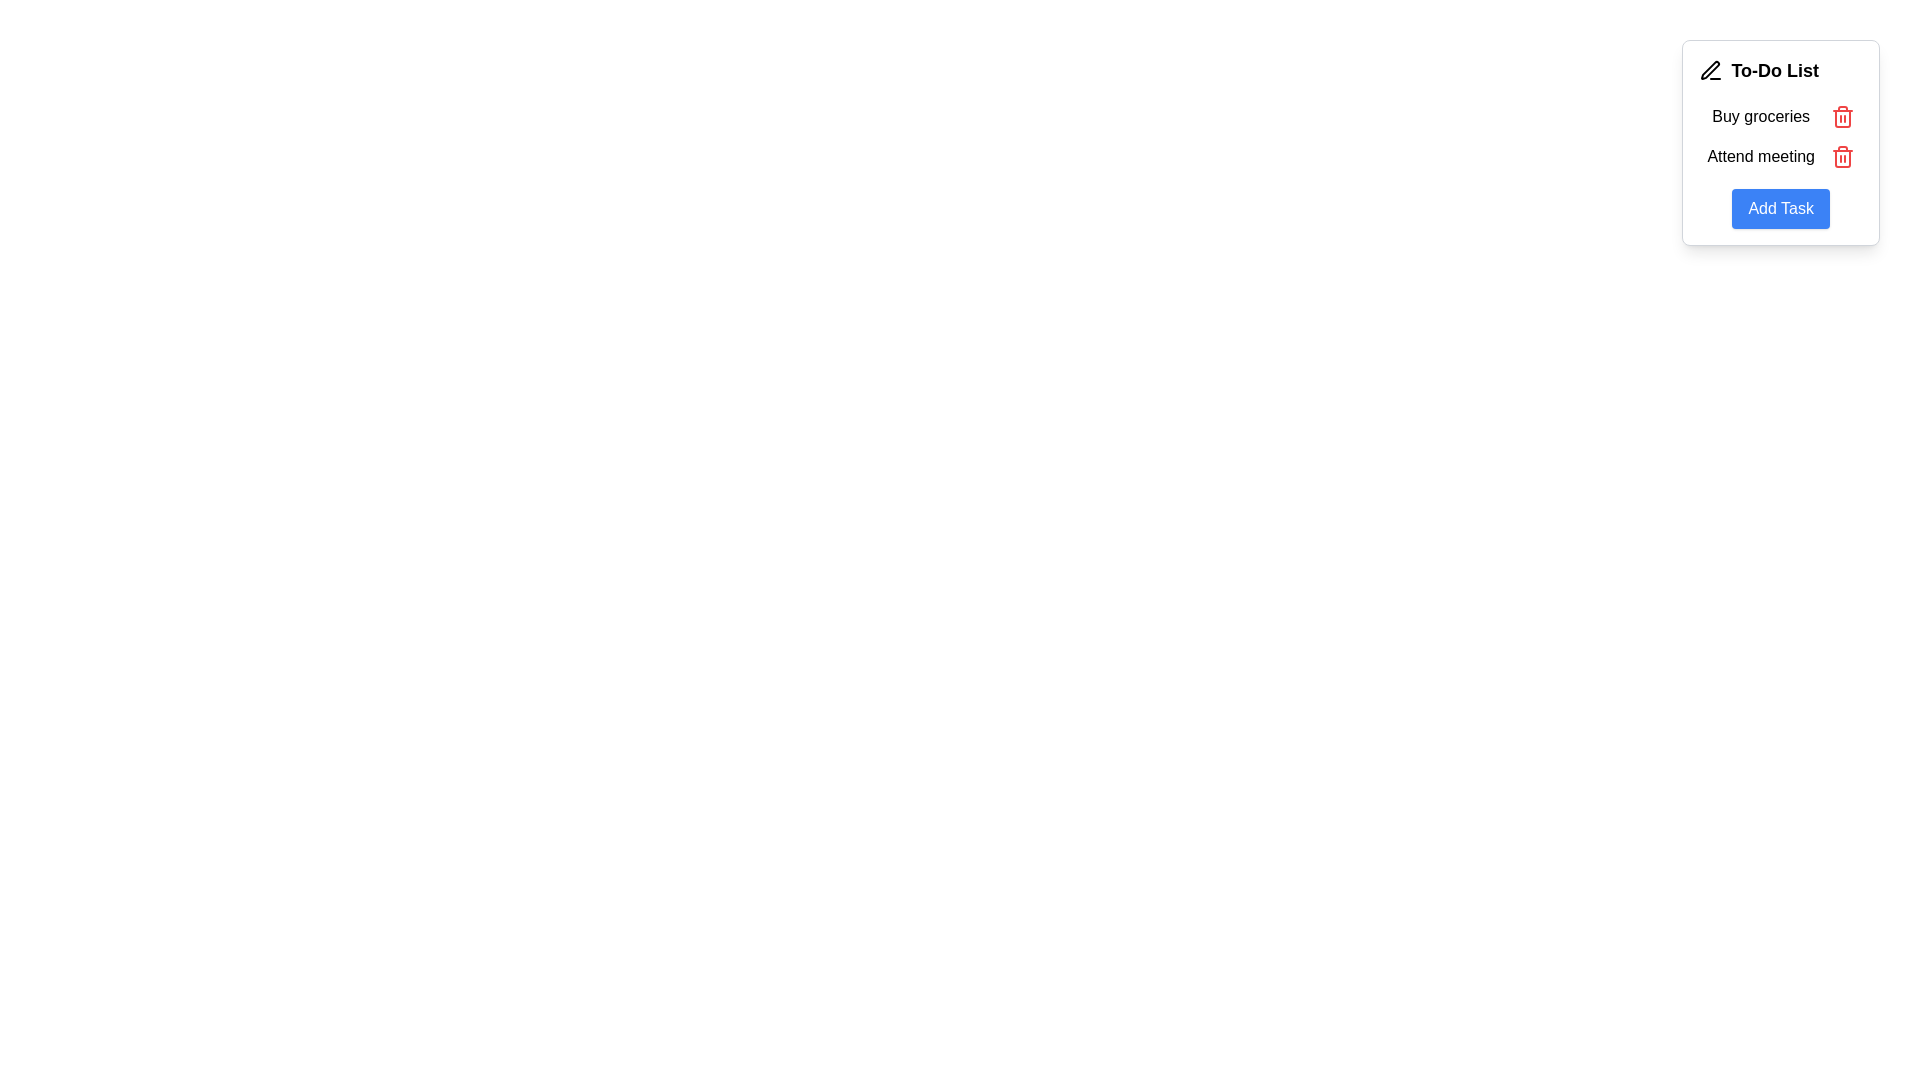  I want to click on the red trash can icon button located to the right of the 'Attend meeting' text in the second row of the to-do list to change its background color, so click(1842, 156).